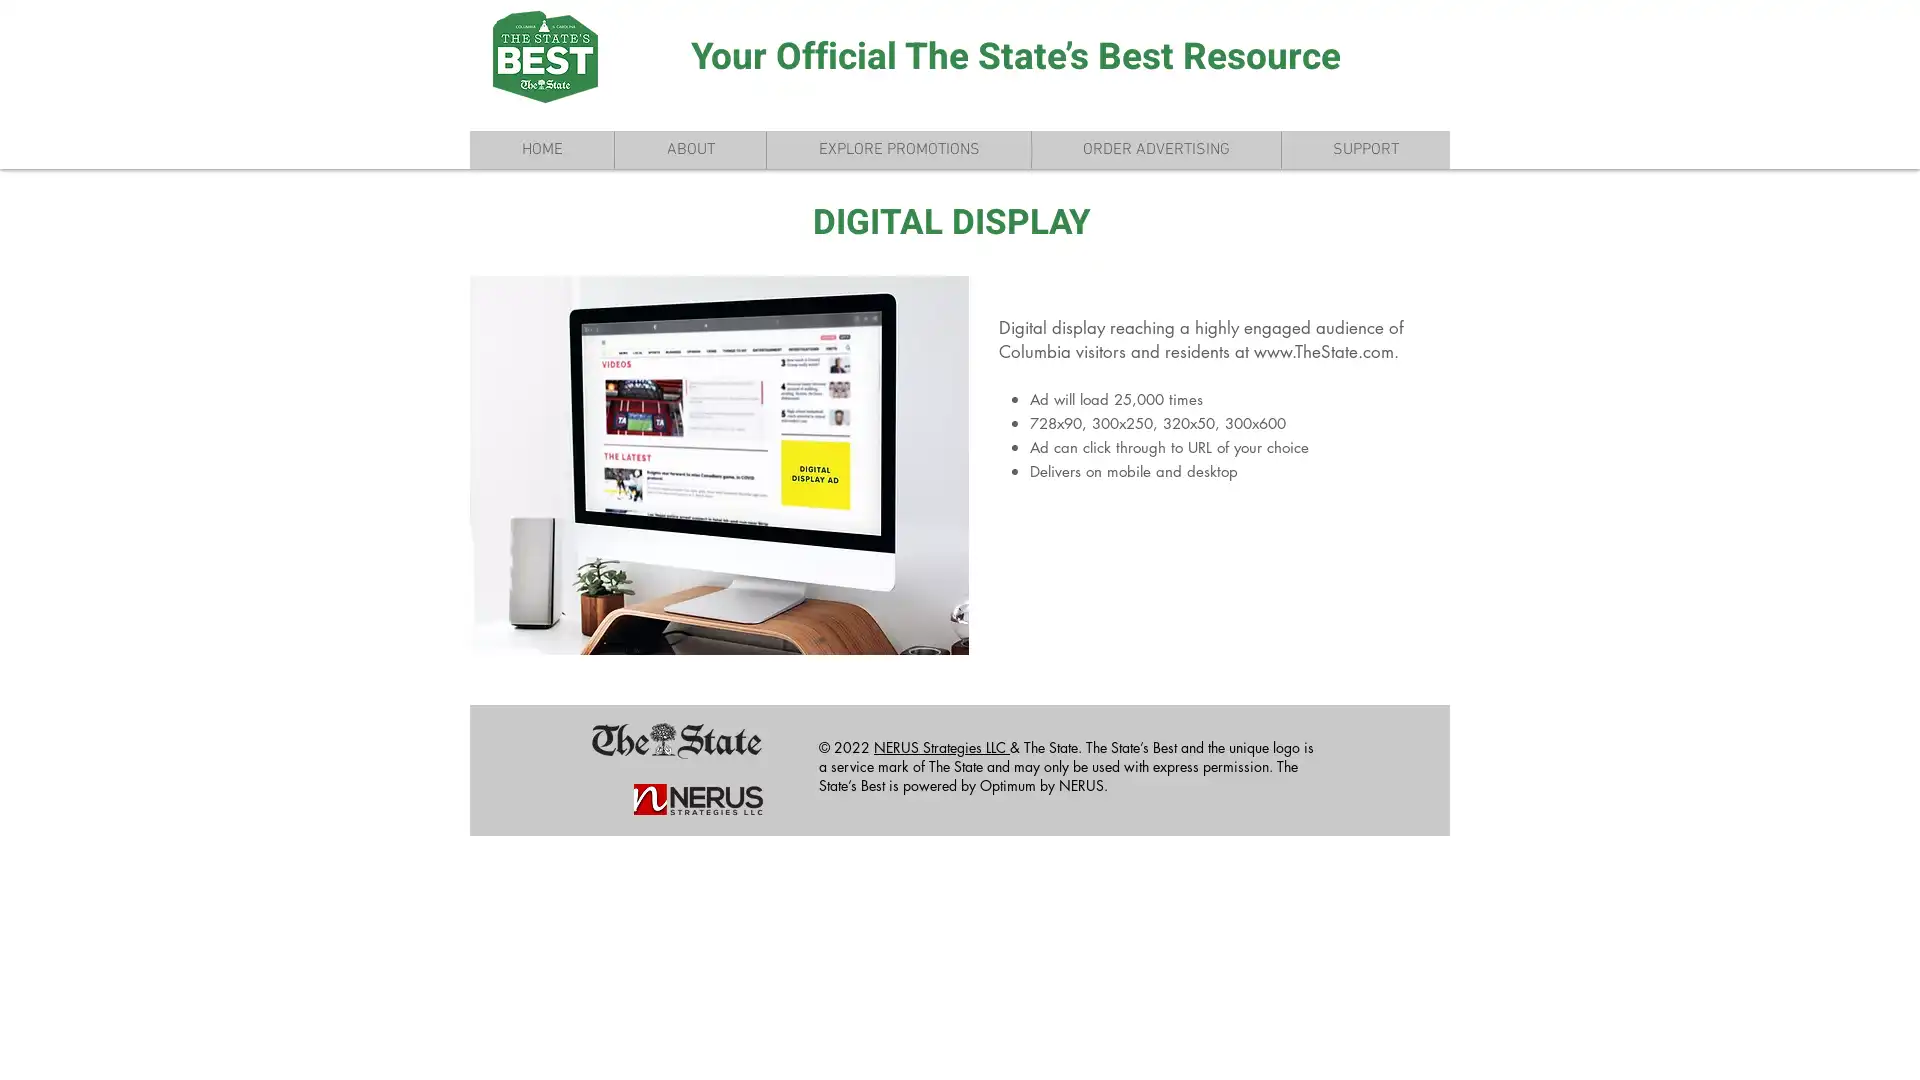  I want to click on Close, so click(1895, 1047).